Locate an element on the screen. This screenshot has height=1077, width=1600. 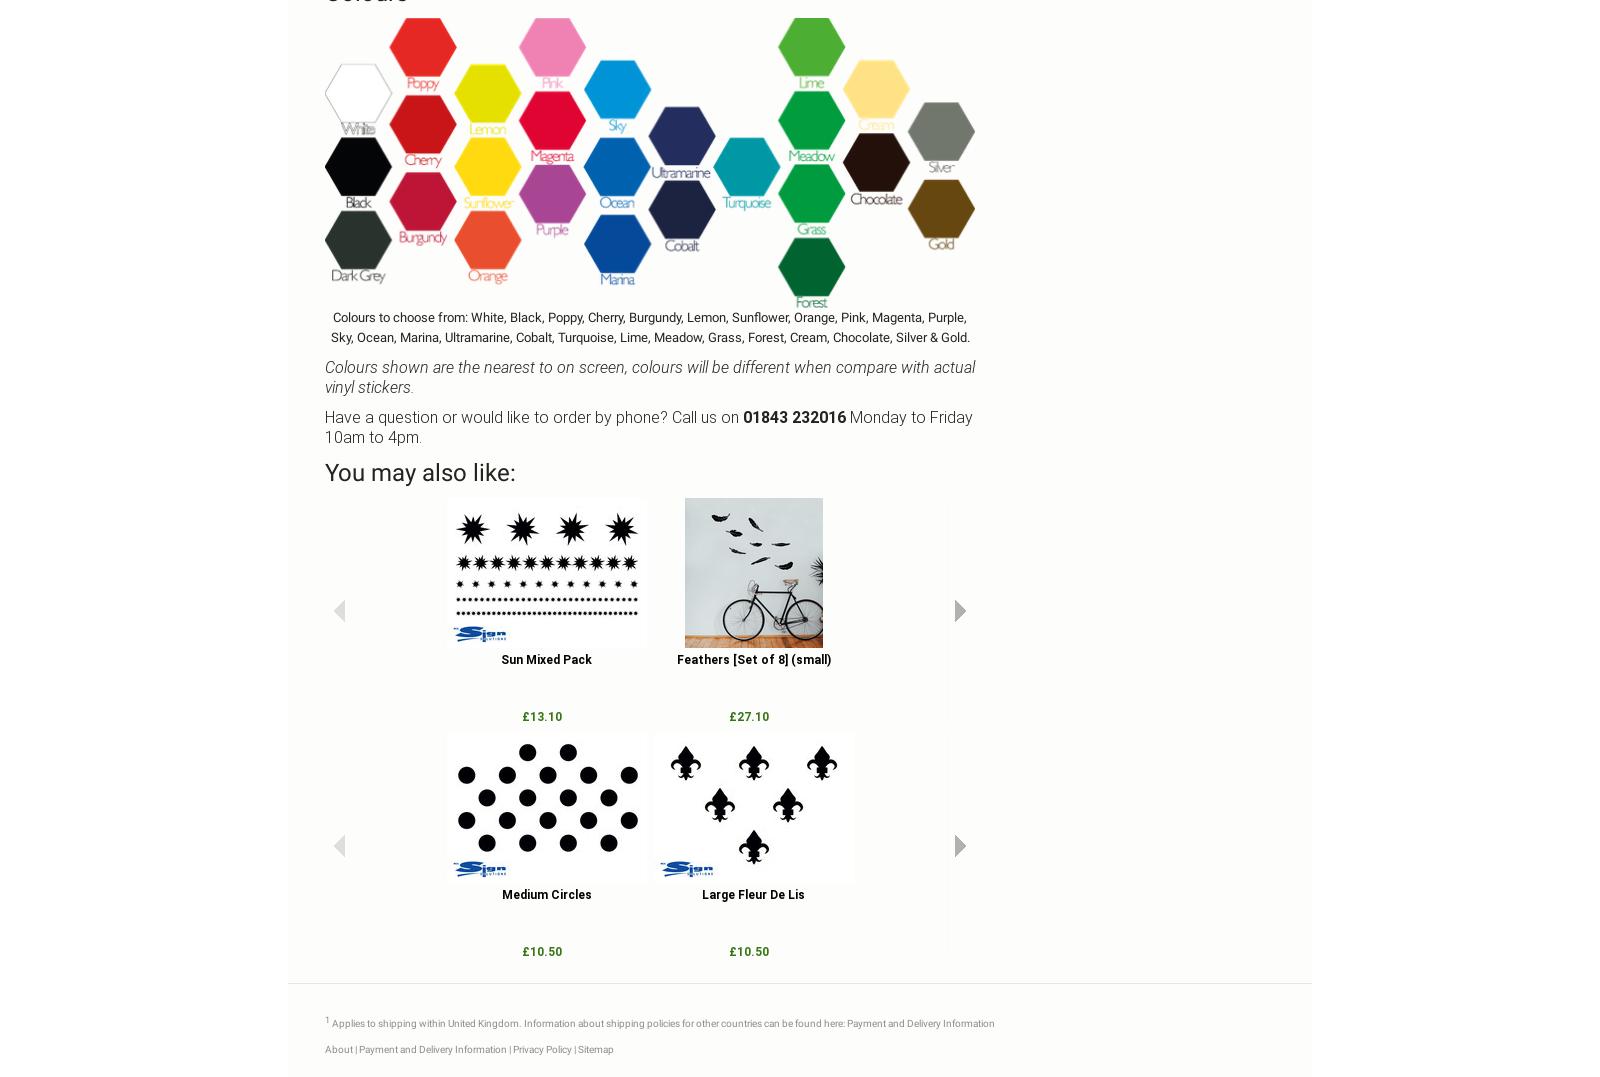
'£13.20' is located at coordinates (1367, 716).